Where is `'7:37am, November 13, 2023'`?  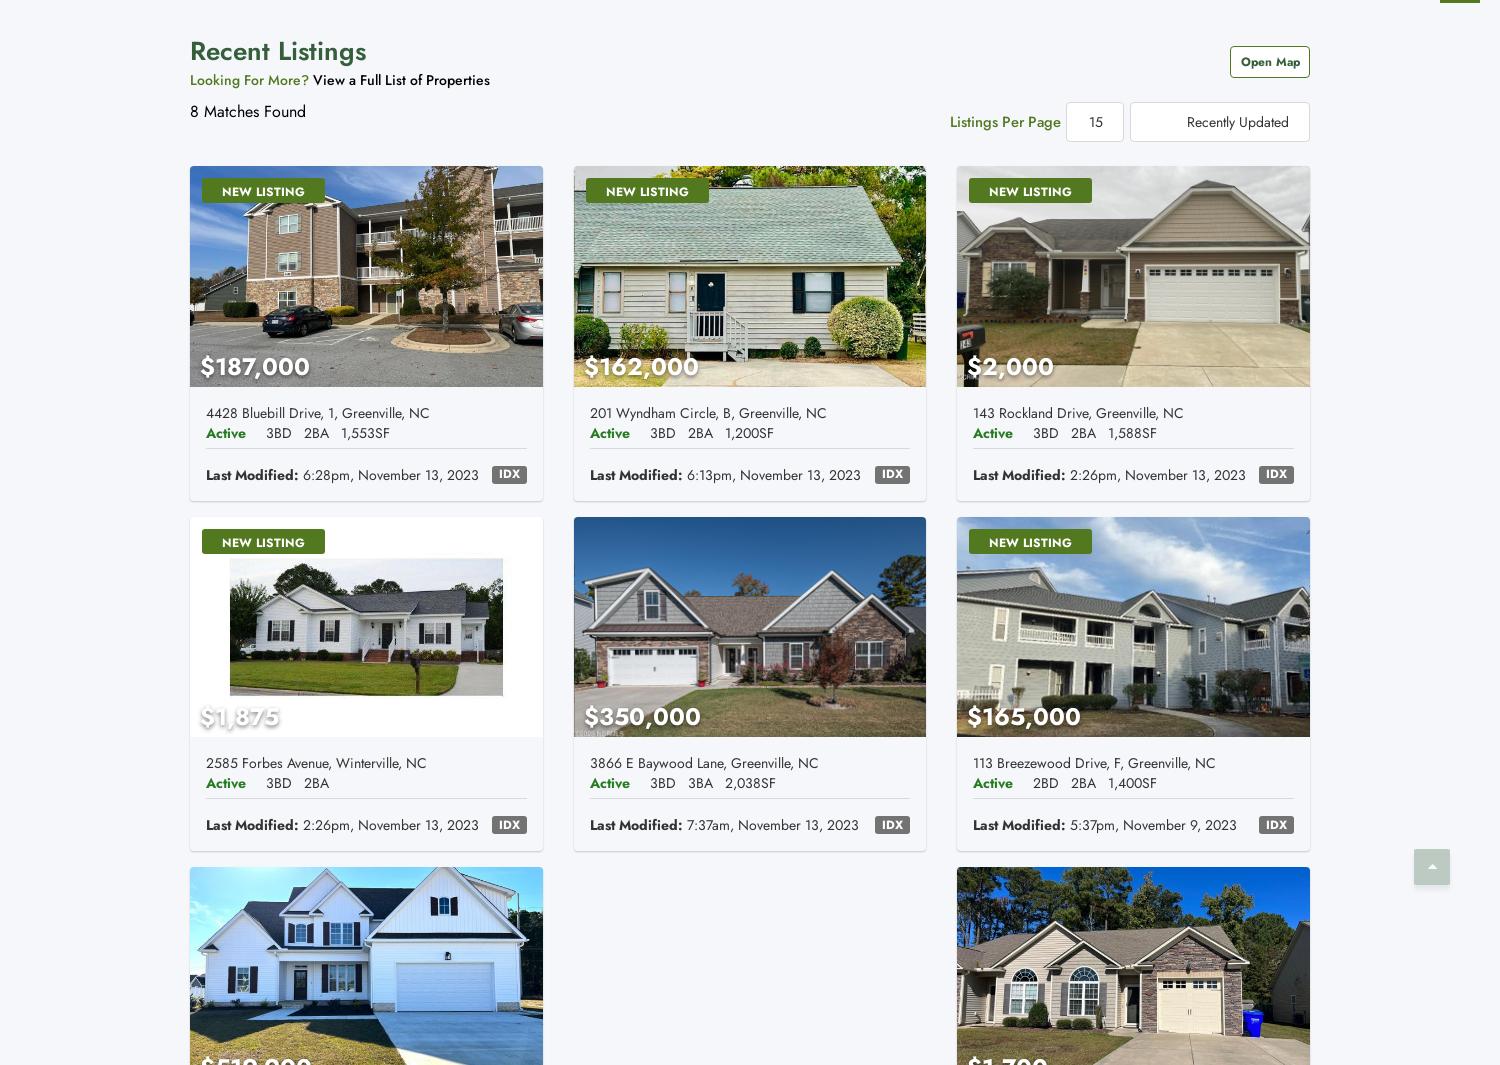 '7:37am, November 13, 2023' is located at coordinates (769, 824).